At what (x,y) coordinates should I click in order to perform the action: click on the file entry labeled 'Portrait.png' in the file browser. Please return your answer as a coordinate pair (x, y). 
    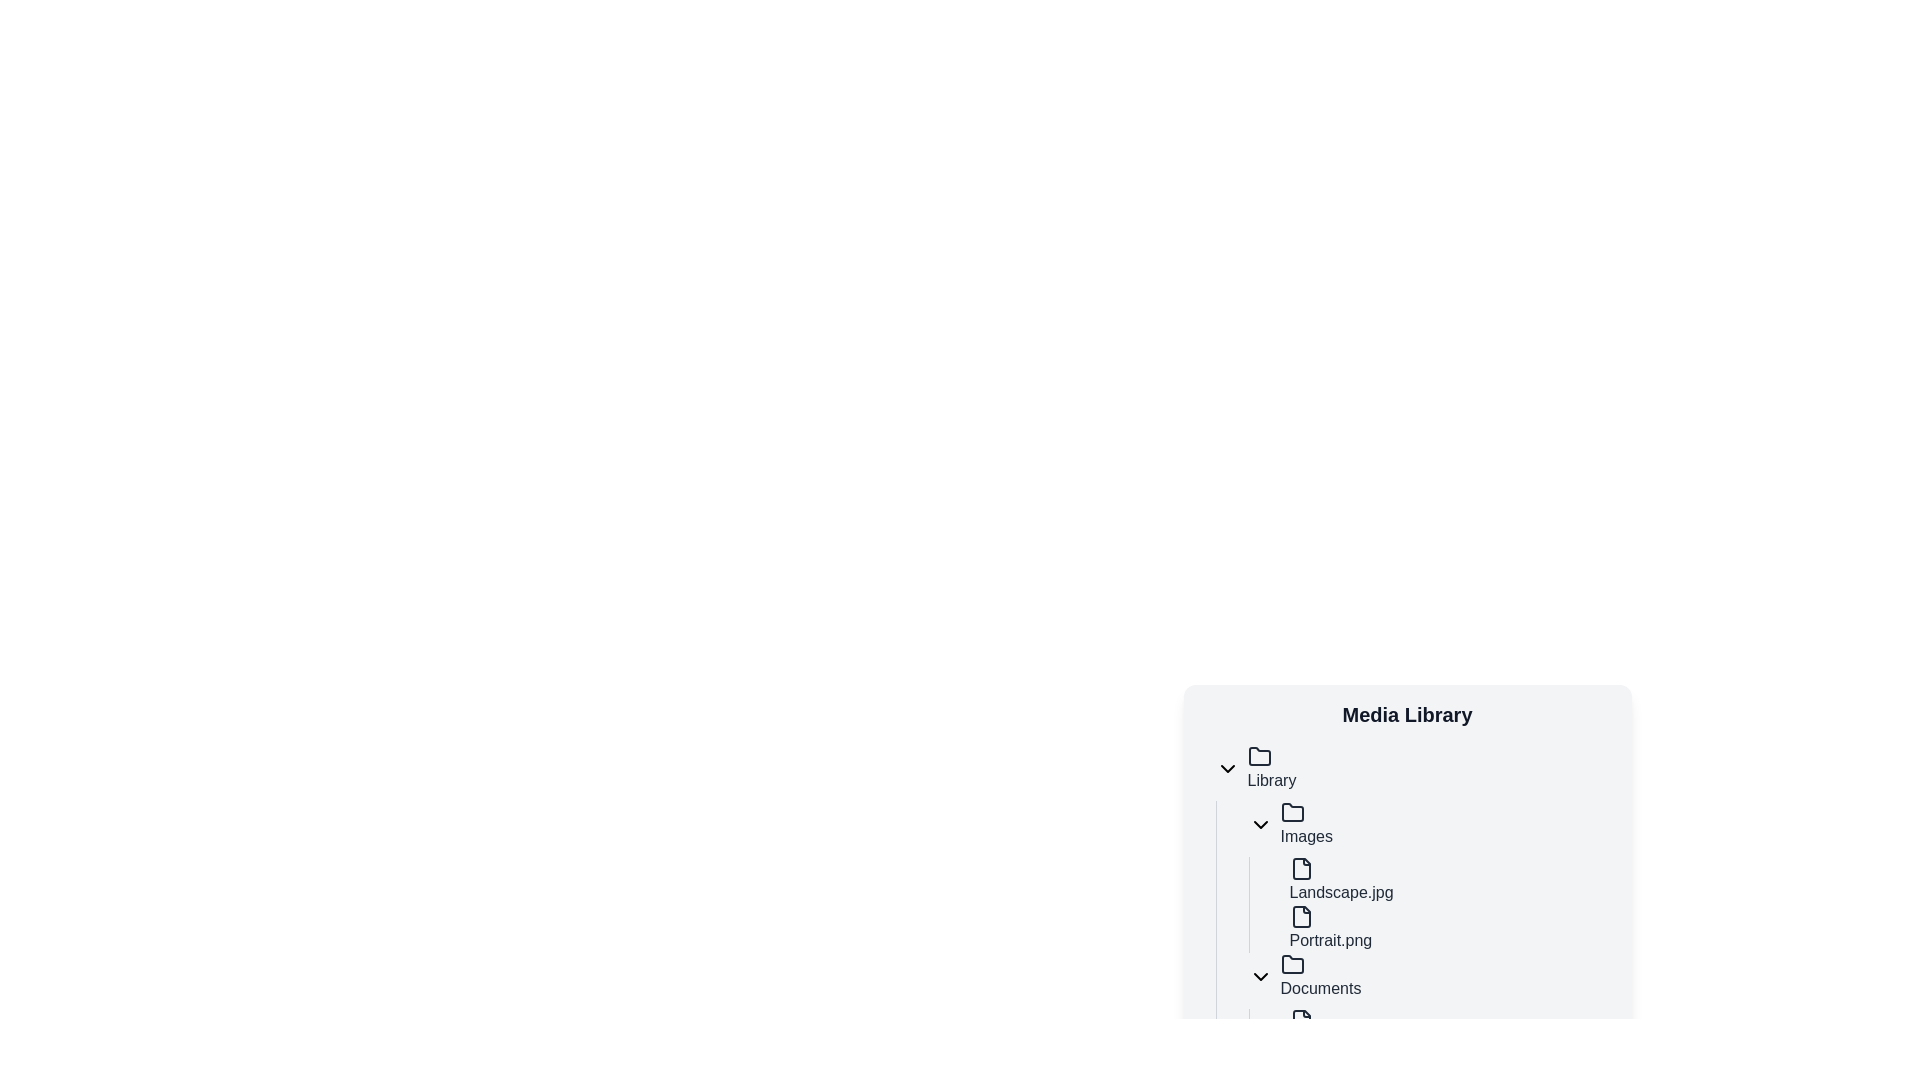
    Looking at the image, I should click on (1448, 929).